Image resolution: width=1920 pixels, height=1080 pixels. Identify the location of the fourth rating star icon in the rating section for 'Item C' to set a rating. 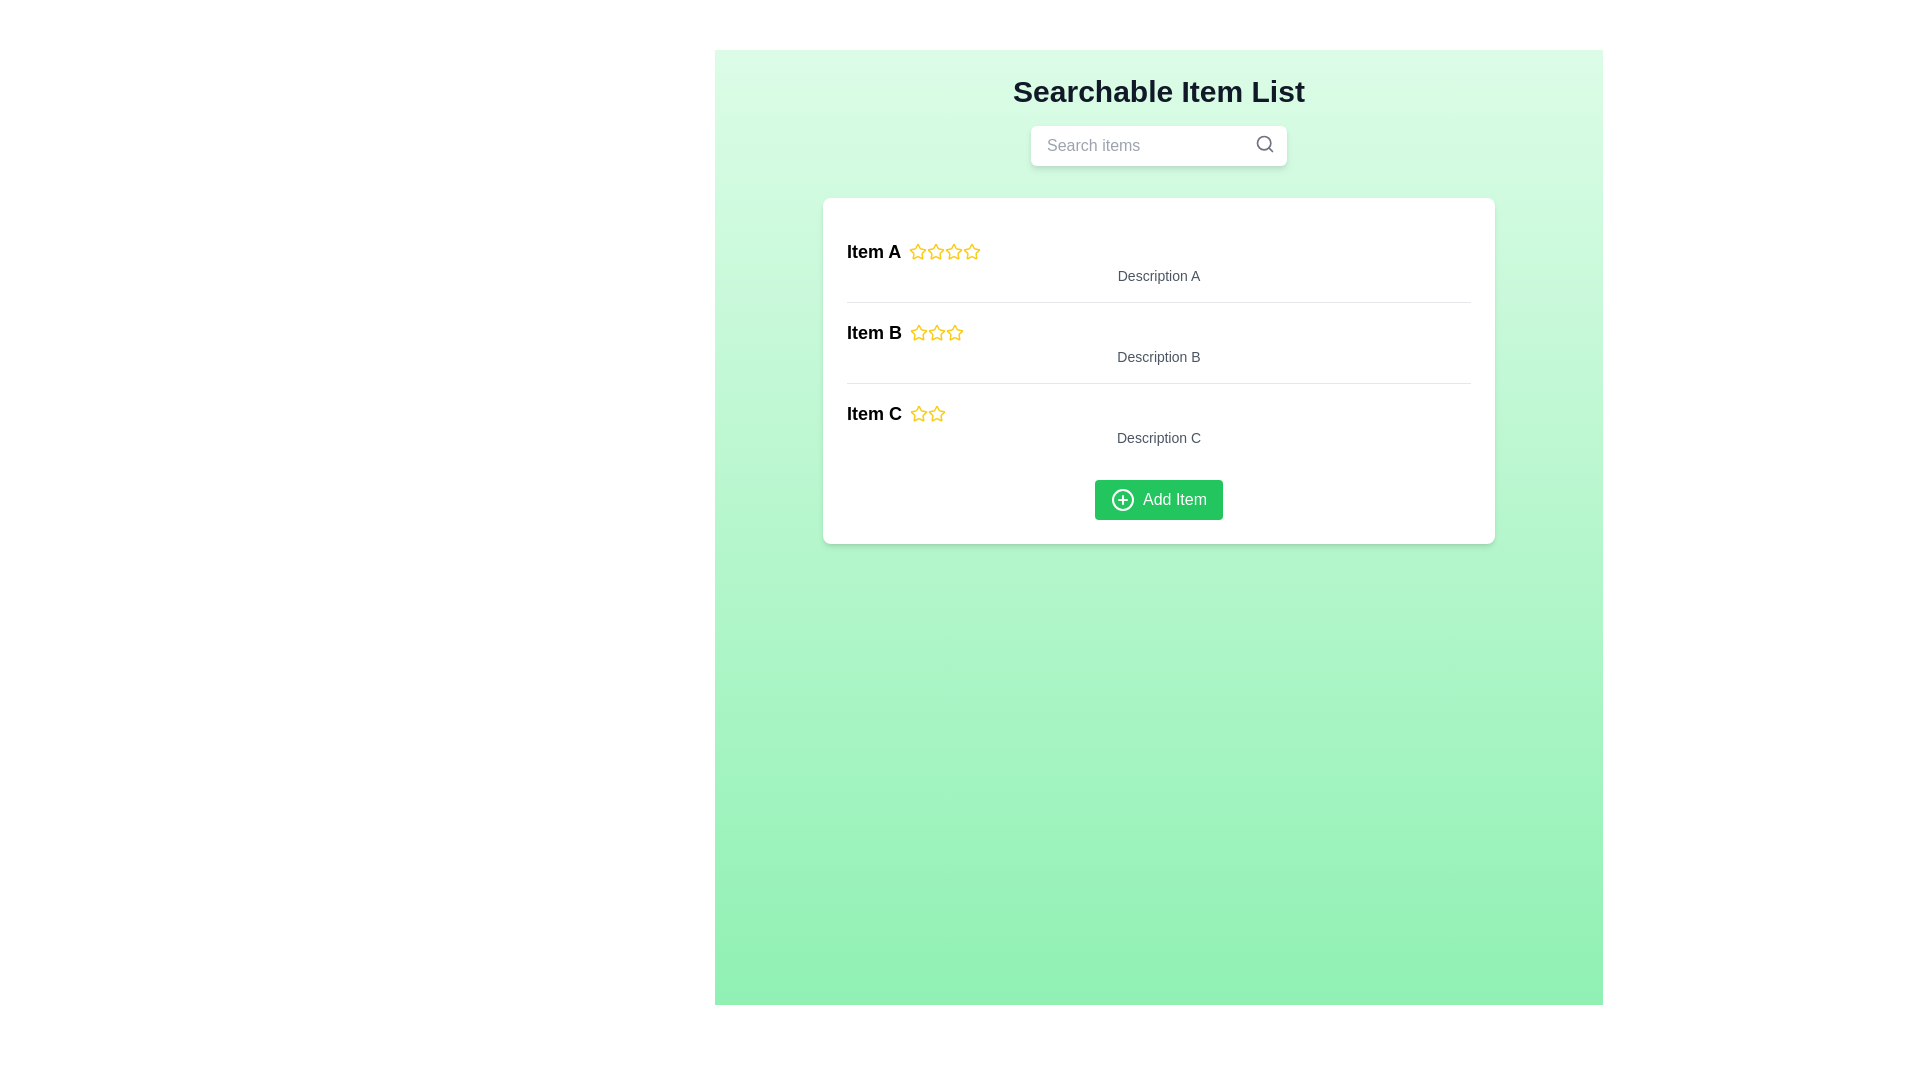
(918, 412).